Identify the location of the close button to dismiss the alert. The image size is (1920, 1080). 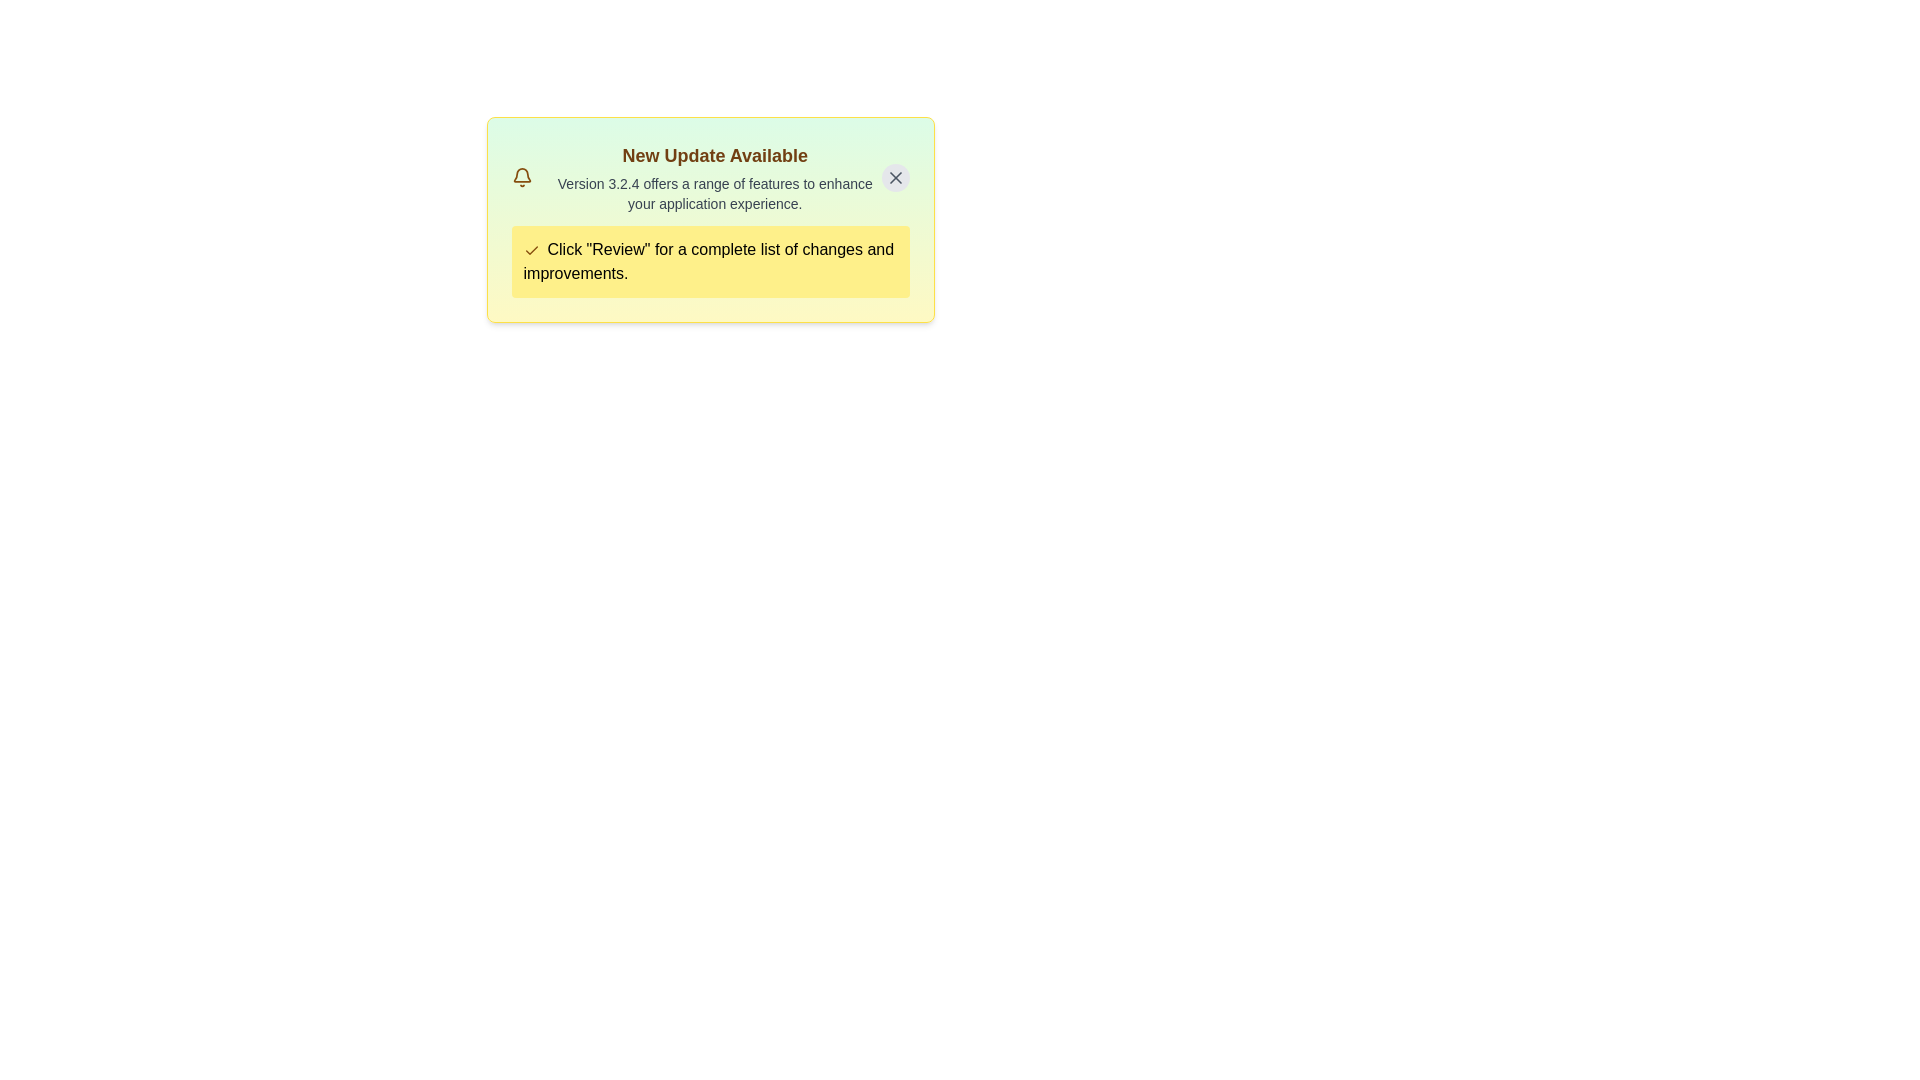
(894, 176).